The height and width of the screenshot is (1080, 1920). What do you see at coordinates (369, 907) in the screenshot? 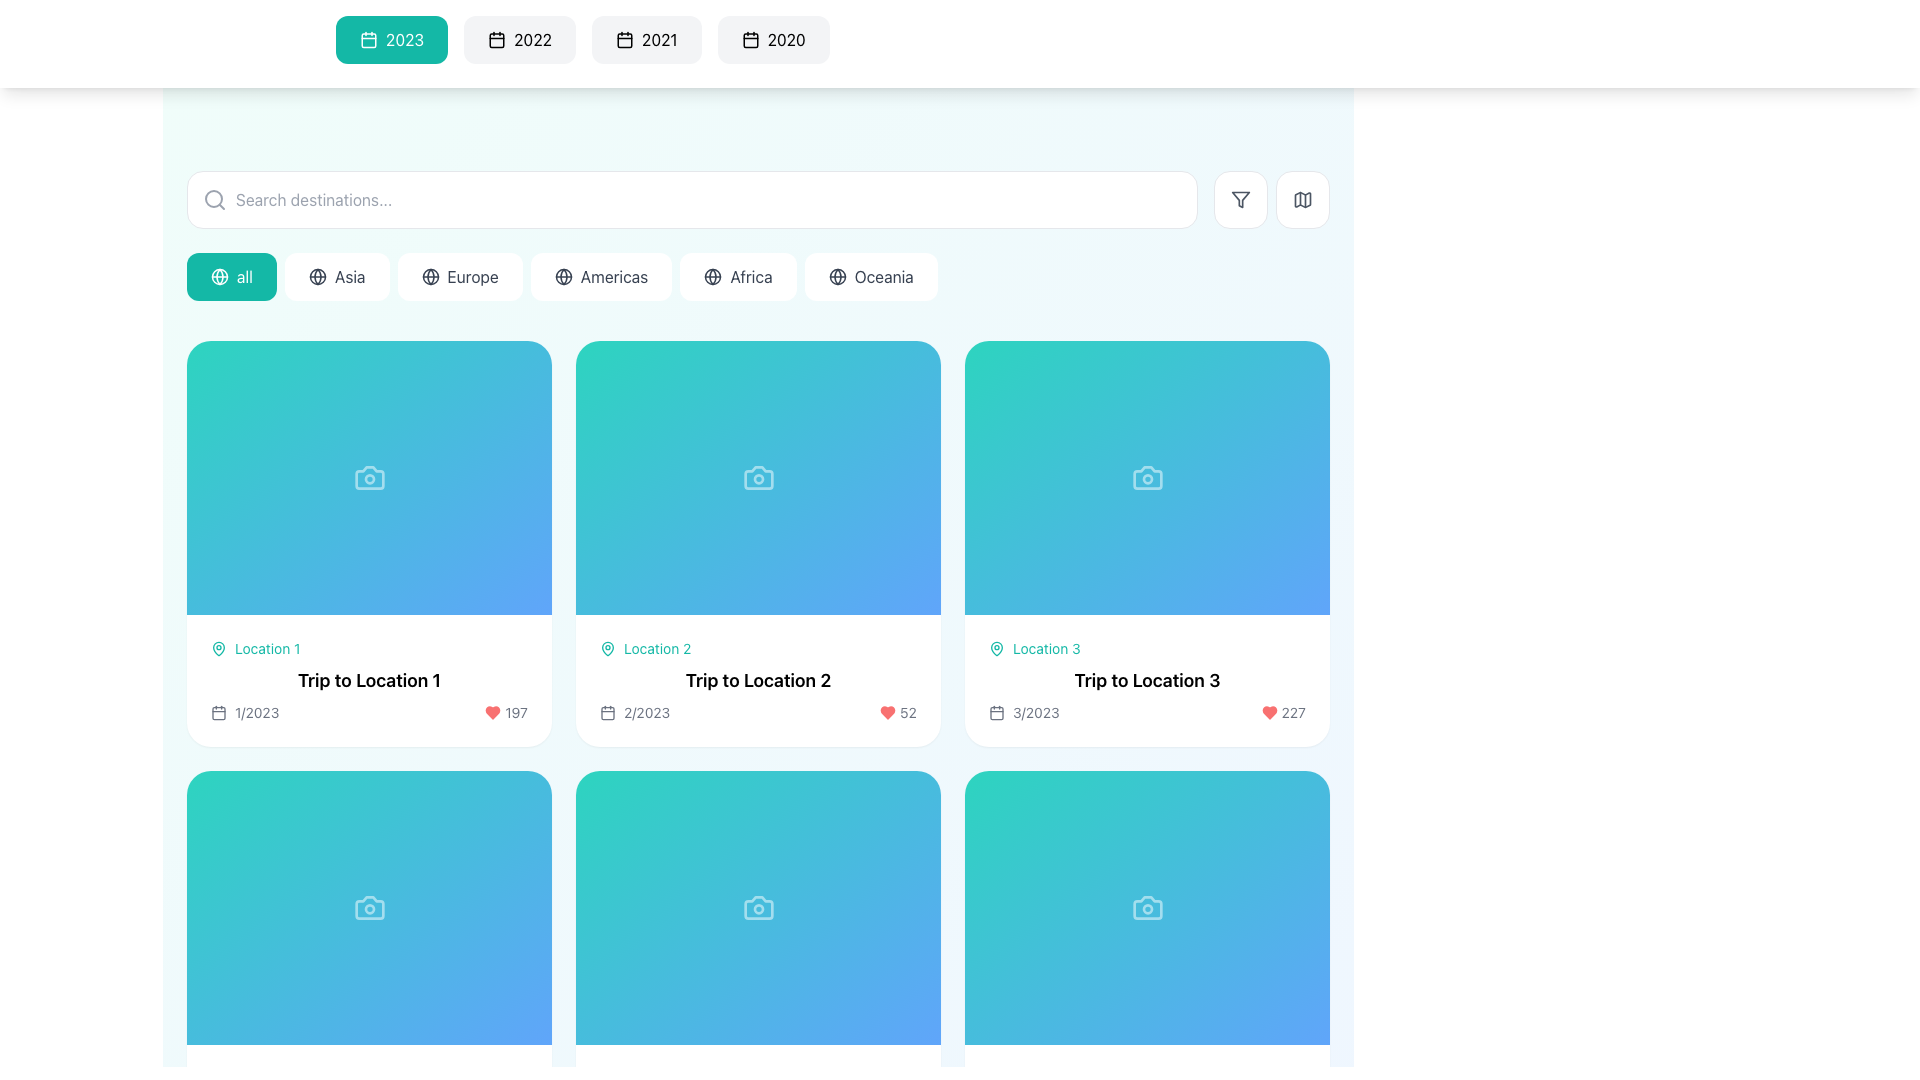
I see `the Background panel or preview placeholder located in the fourth card of the second row in the grid layout, beneath the title and details of the card` at bounding box center [369, 907].